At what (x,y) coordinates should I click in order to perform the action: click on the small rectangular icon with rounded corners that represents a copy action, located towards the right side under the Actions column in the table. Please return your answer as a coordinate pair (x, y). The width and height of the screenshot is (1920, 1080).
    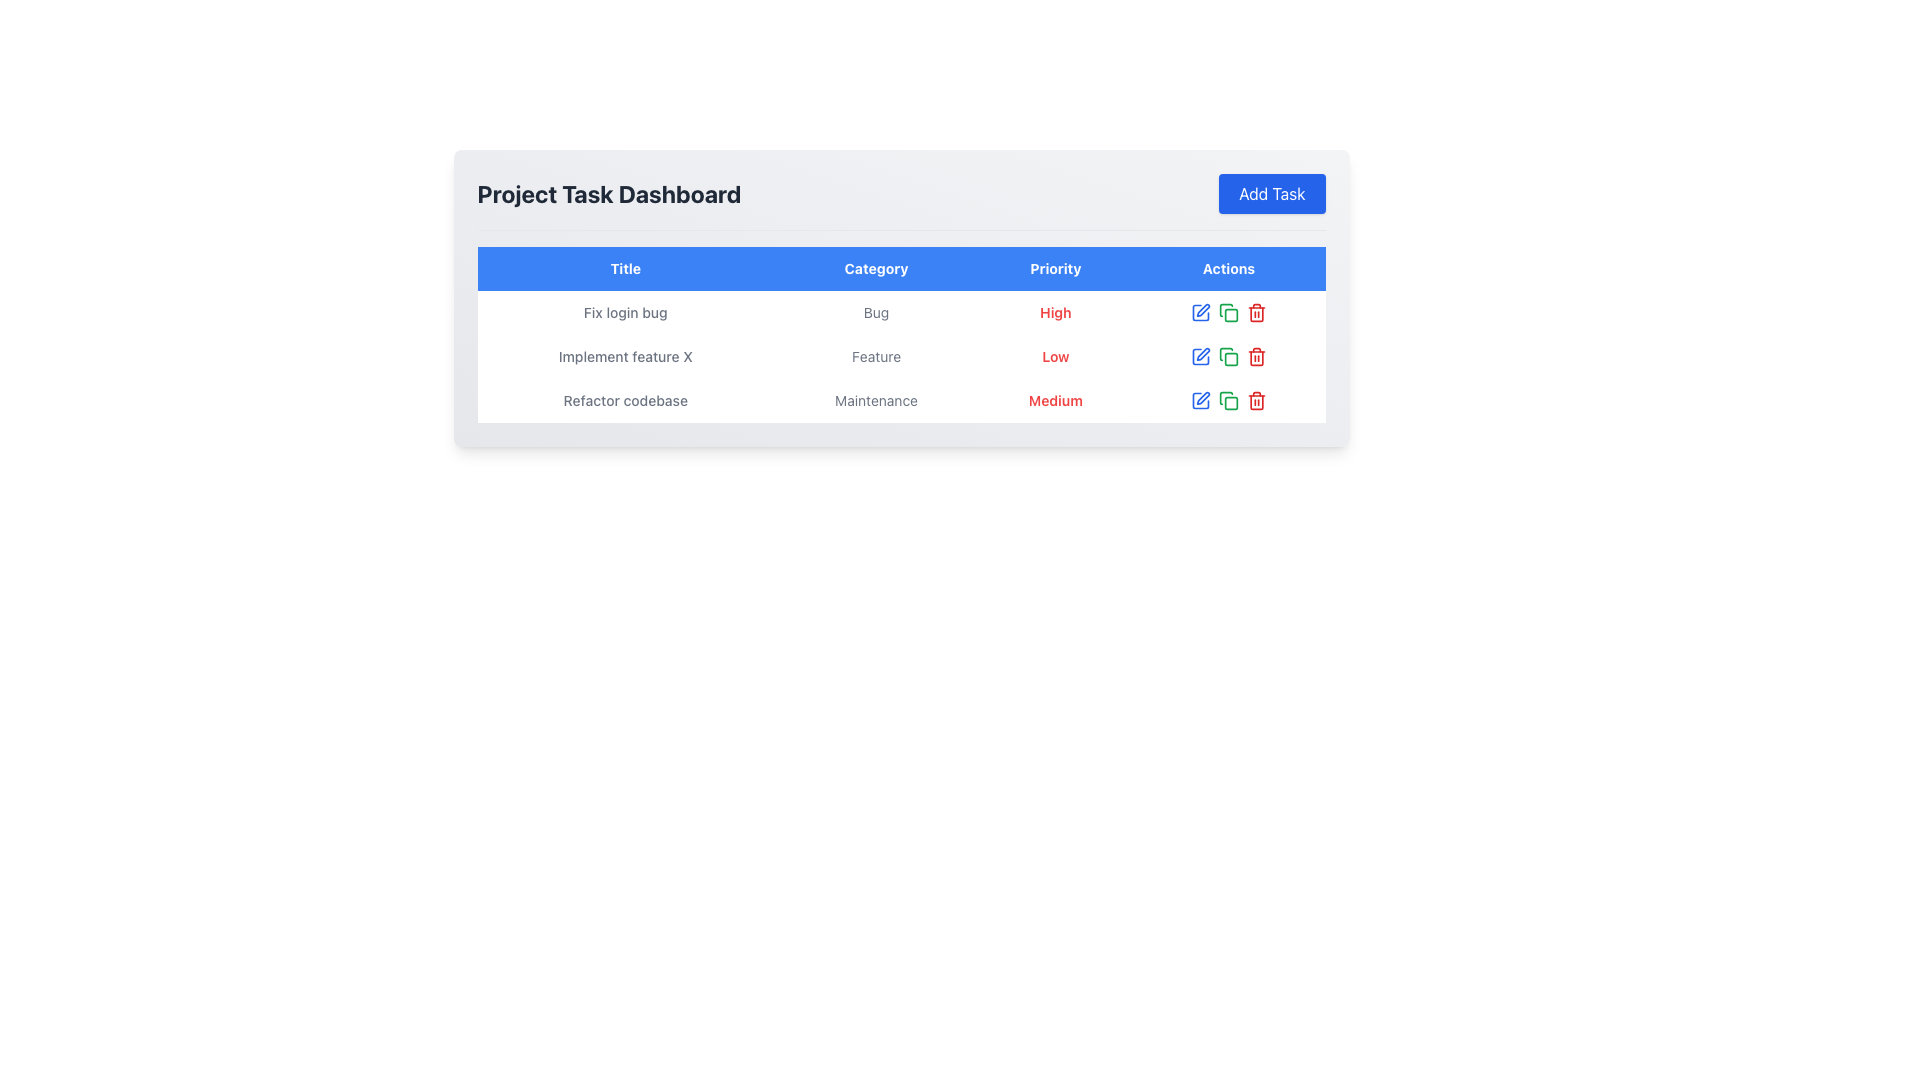
    Looking at the image, I should click on (1230, 315).